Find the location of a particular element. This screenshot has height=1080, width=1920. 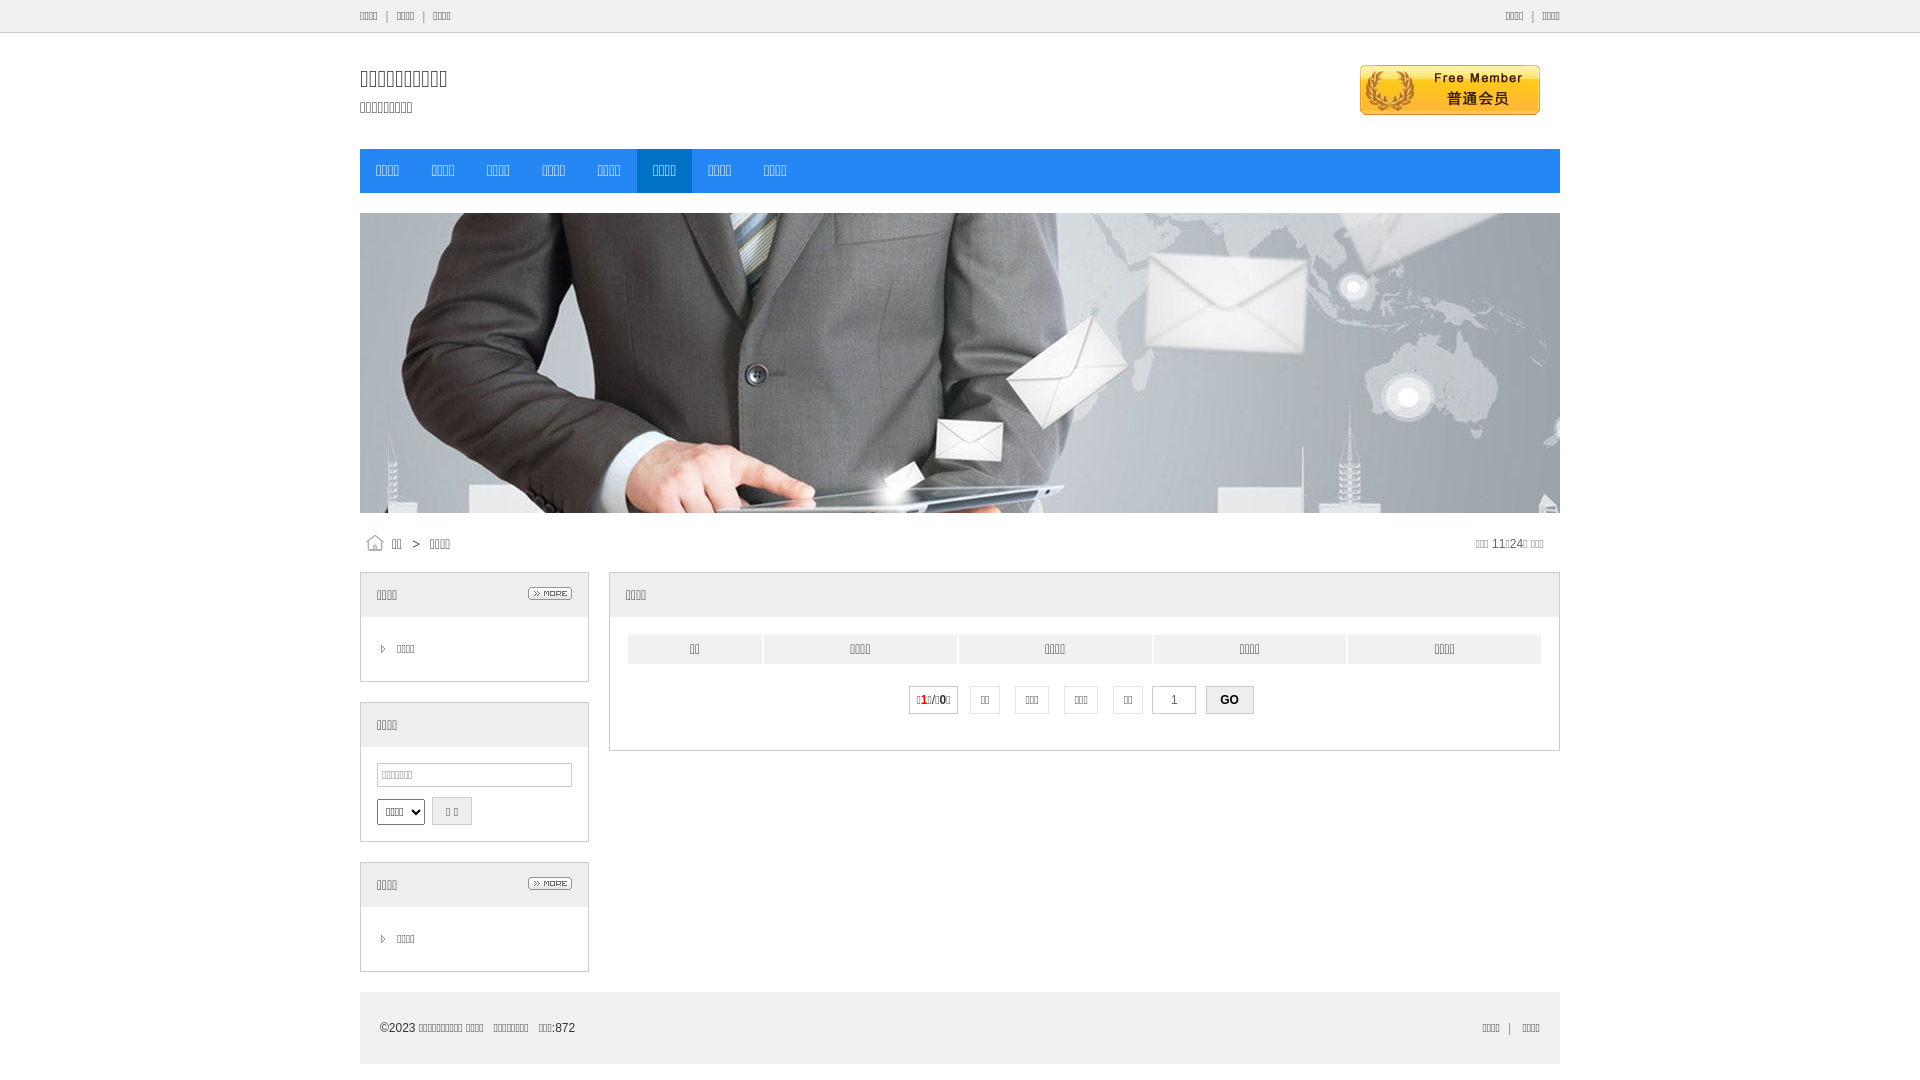

'GO' is located at coordinates (1204, 698).